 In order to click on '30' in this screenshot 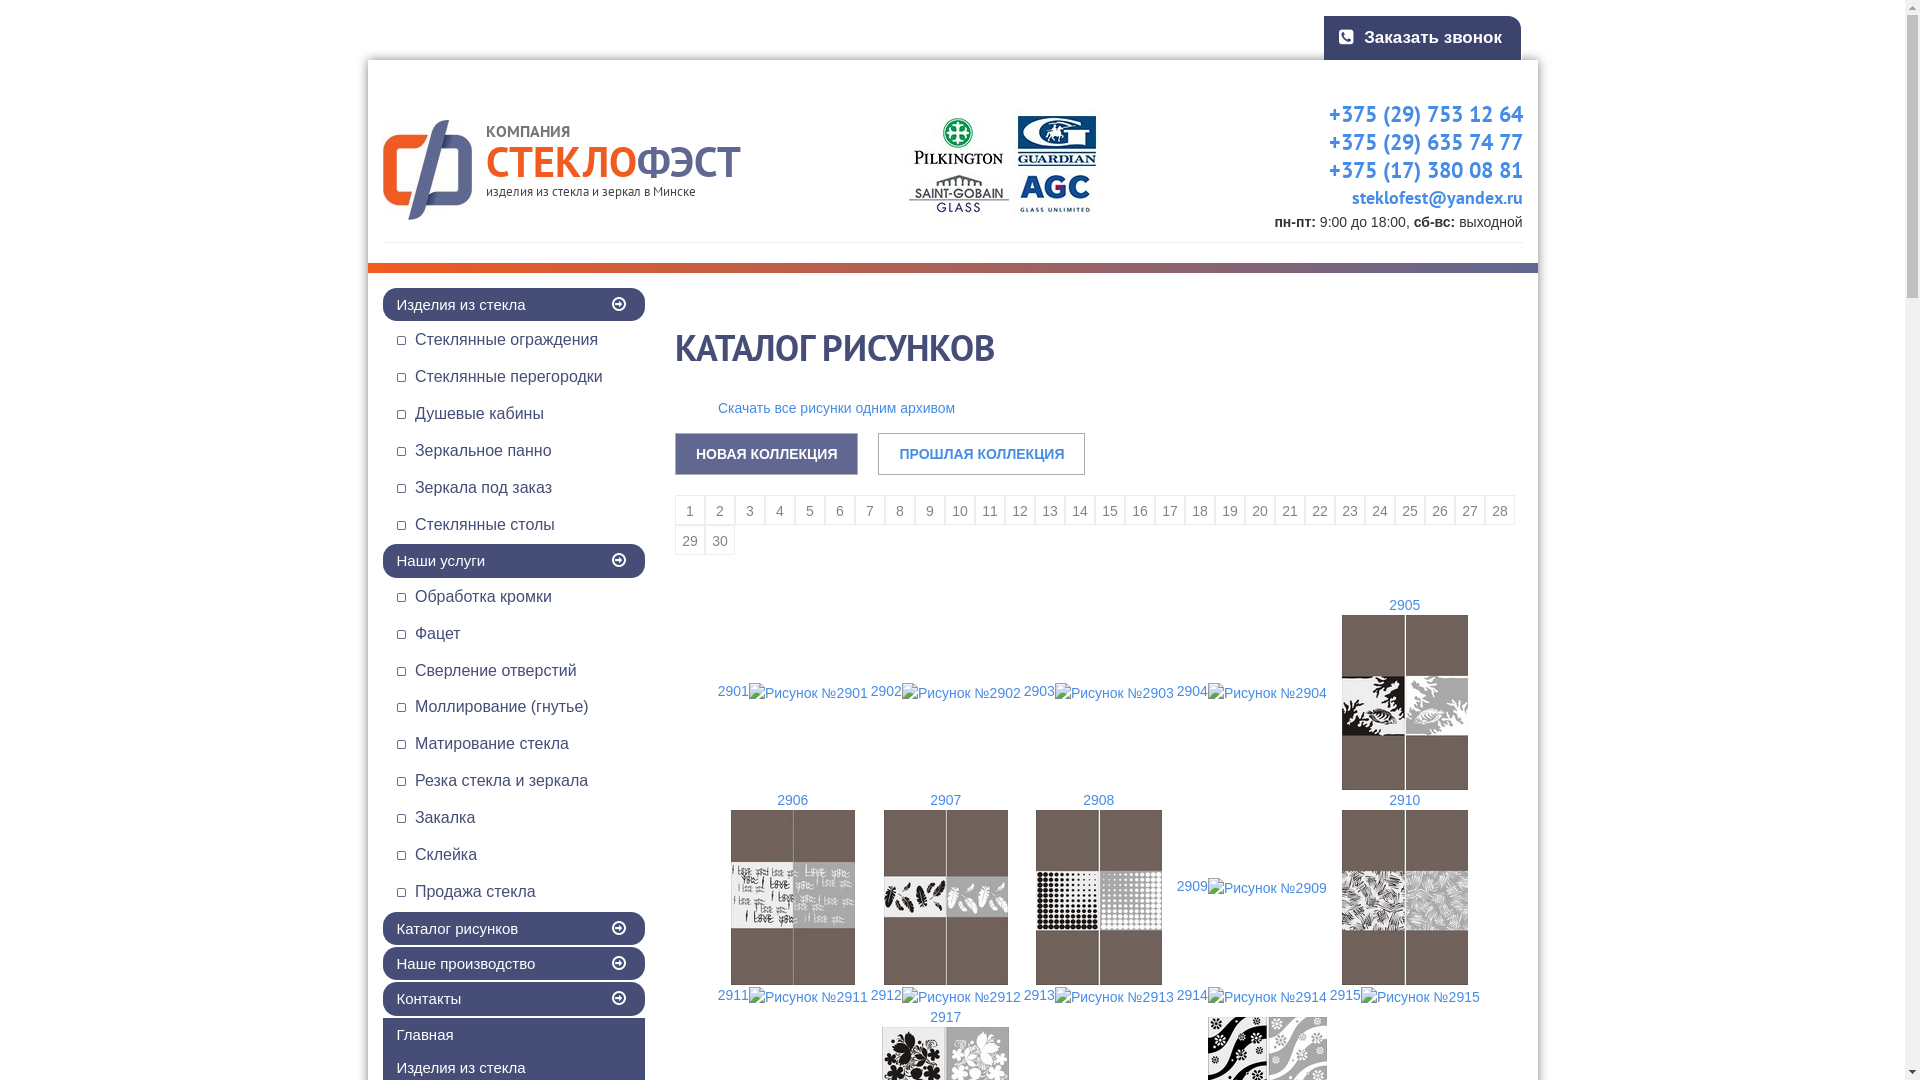, I will do `click(720, 540)`.